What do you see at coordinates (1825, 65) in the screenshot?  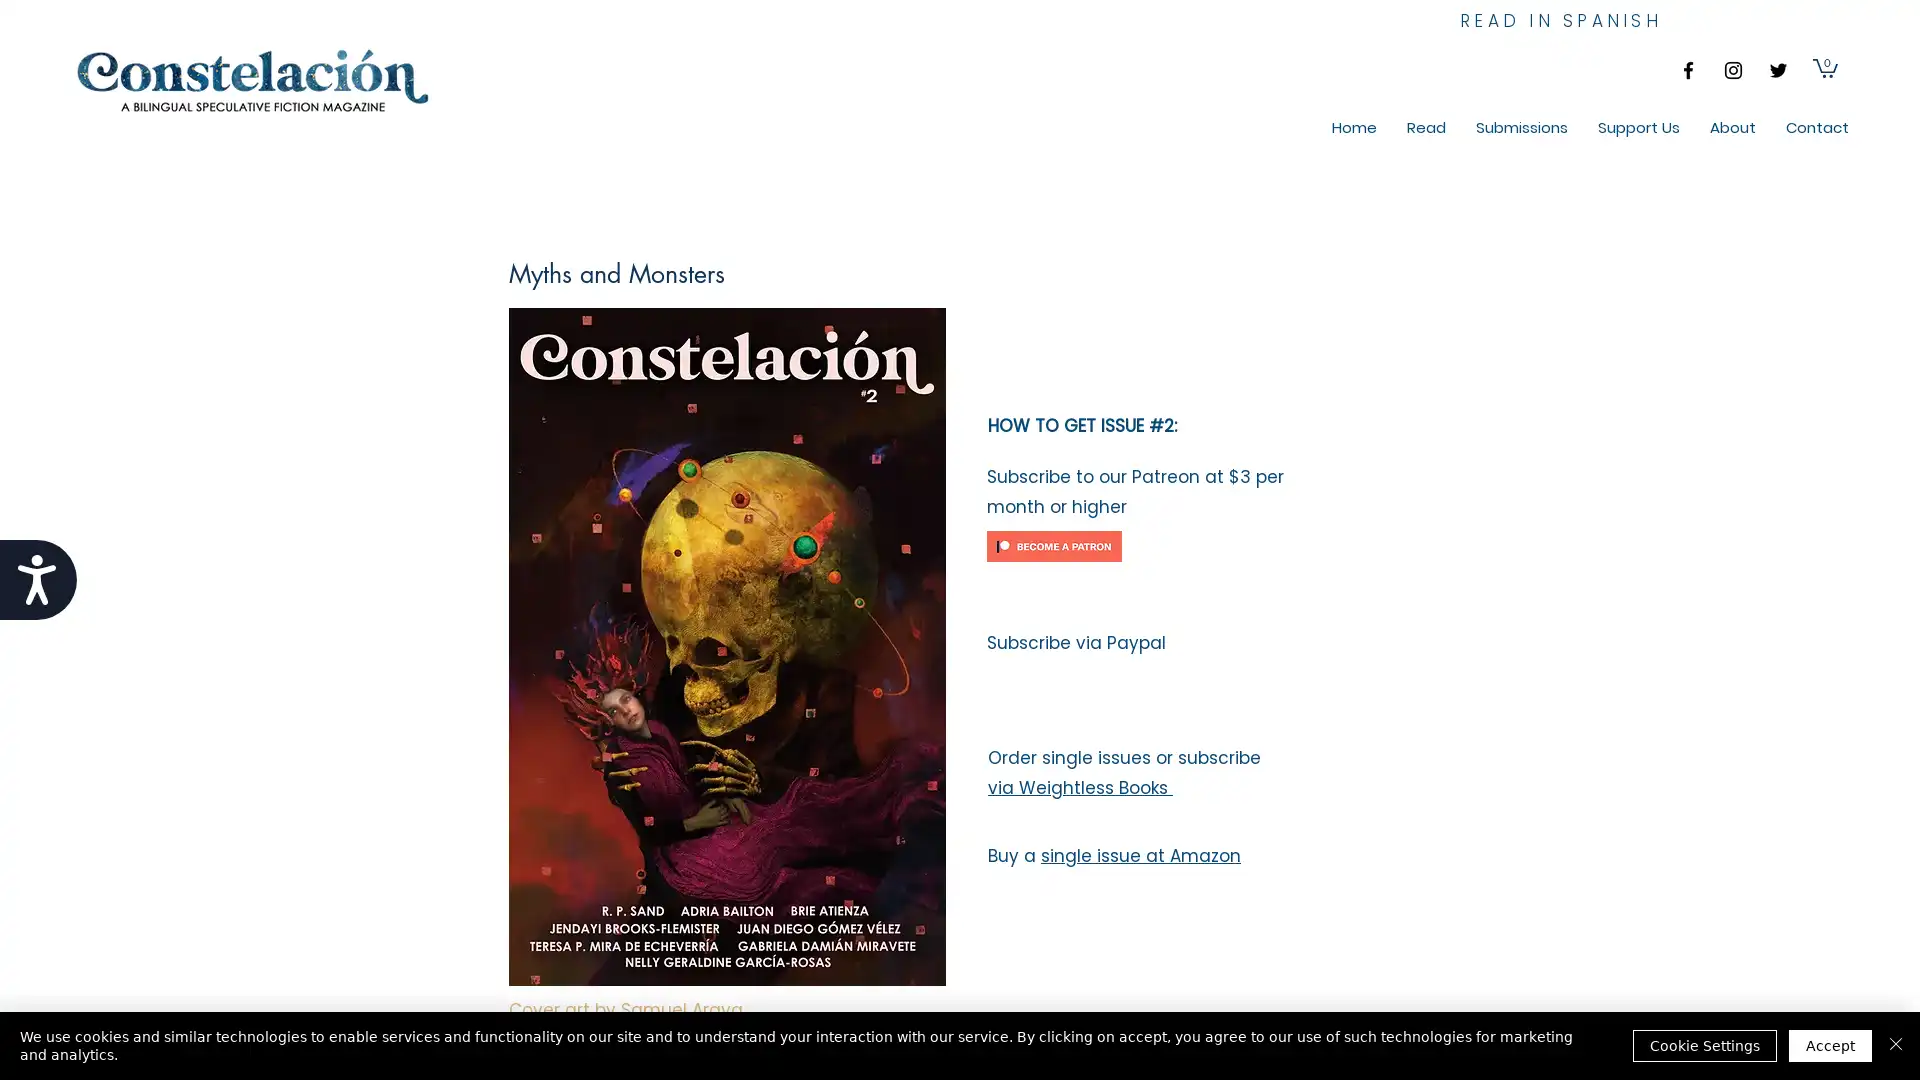 I see `Cart with 0 items` at bounding box center [1825, 65].